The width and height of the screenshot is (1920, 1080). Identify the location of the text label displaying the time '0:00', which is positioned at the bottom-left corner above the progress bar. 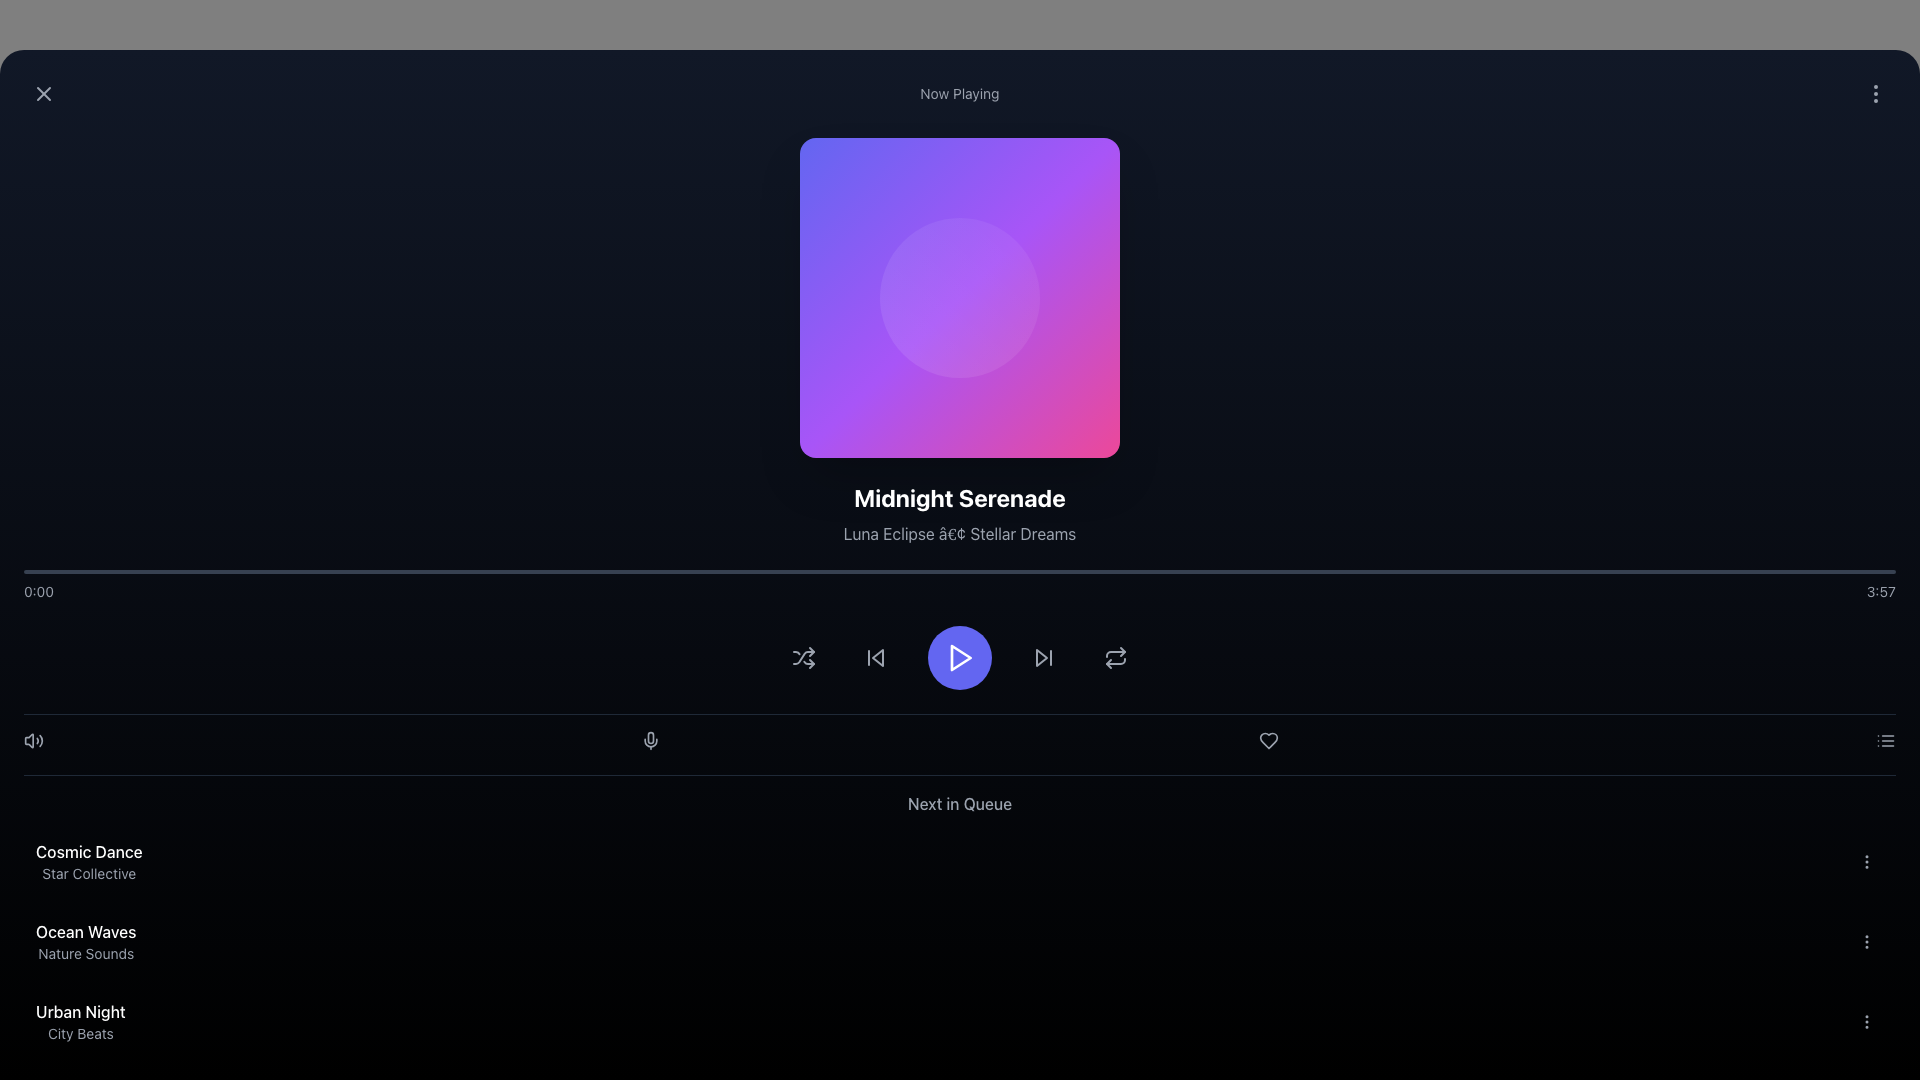
(38, 590).